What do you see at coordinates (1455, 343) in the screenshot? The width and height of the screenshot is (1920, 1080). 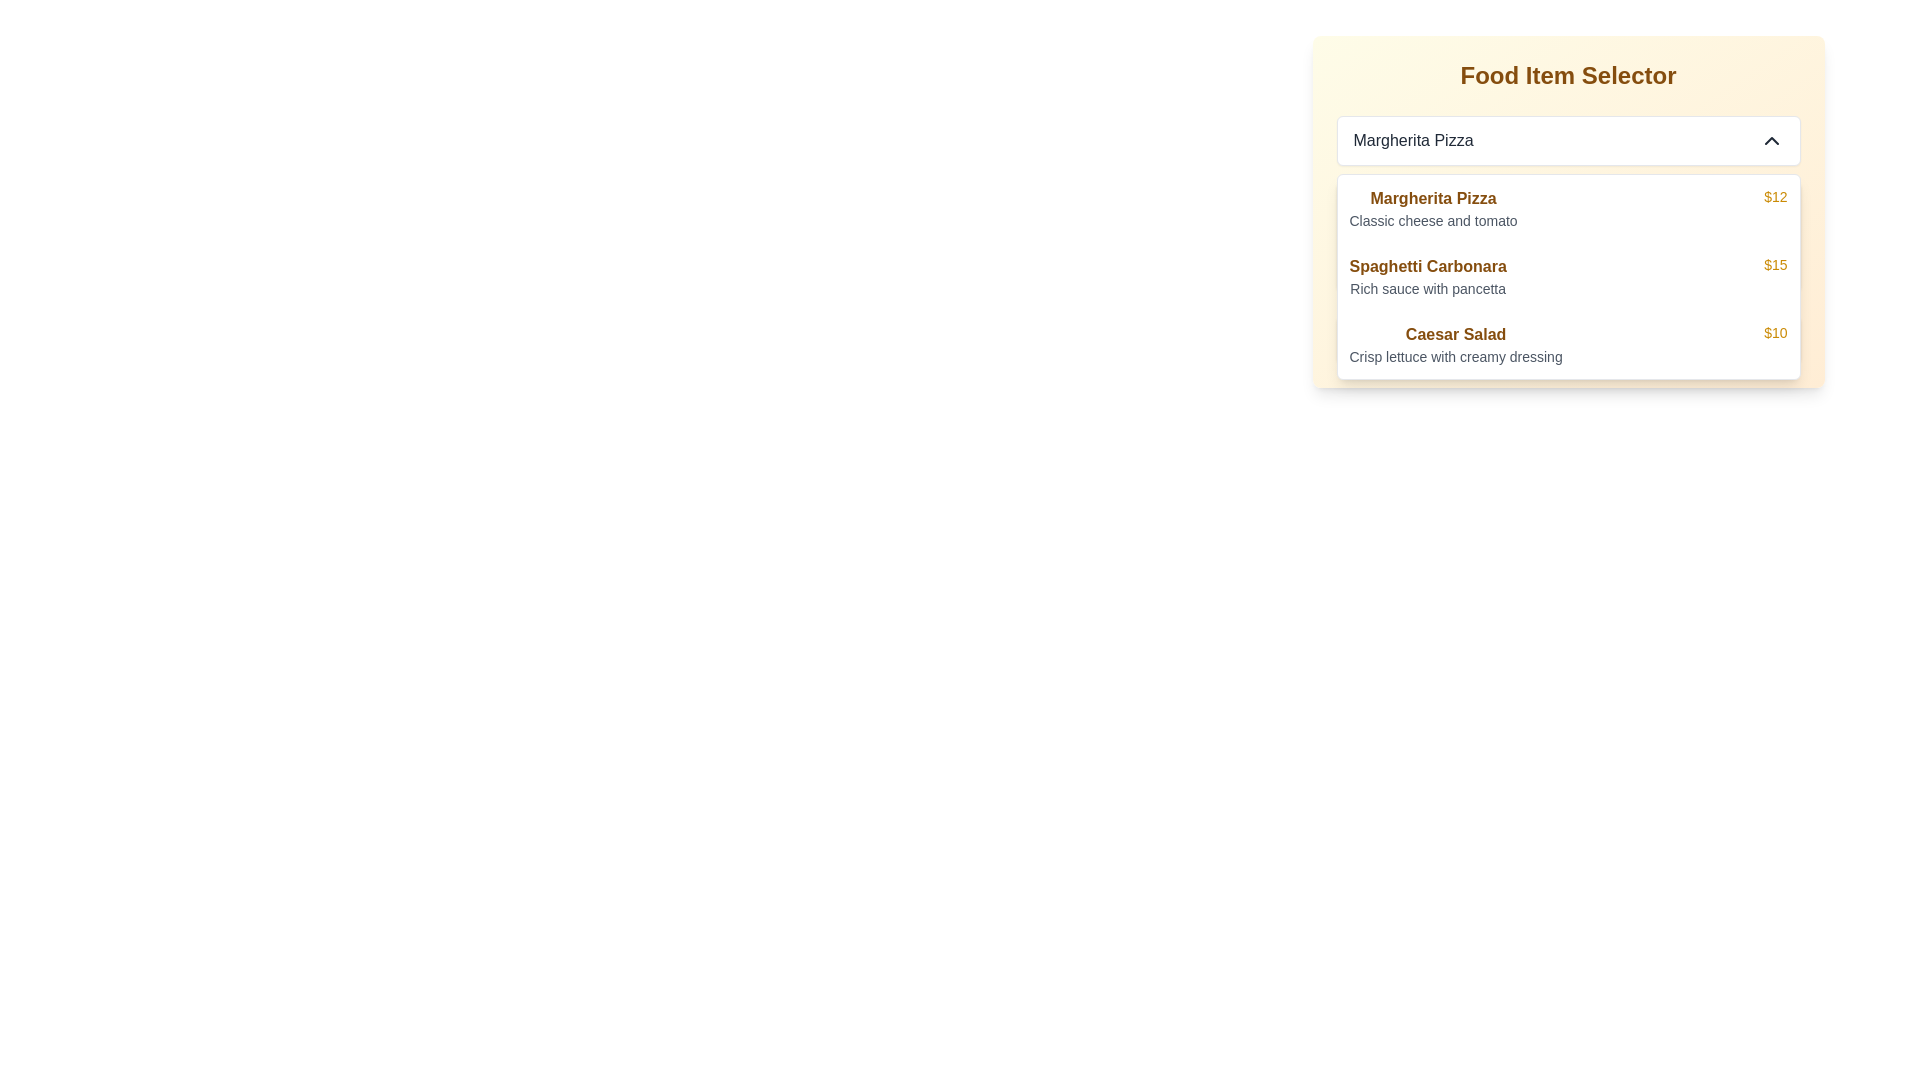 I see `the 'Caesar Salad' menu item description, which features bold header text and a smaller descriptive text in a card layout` at bounding box center [1455, 343].